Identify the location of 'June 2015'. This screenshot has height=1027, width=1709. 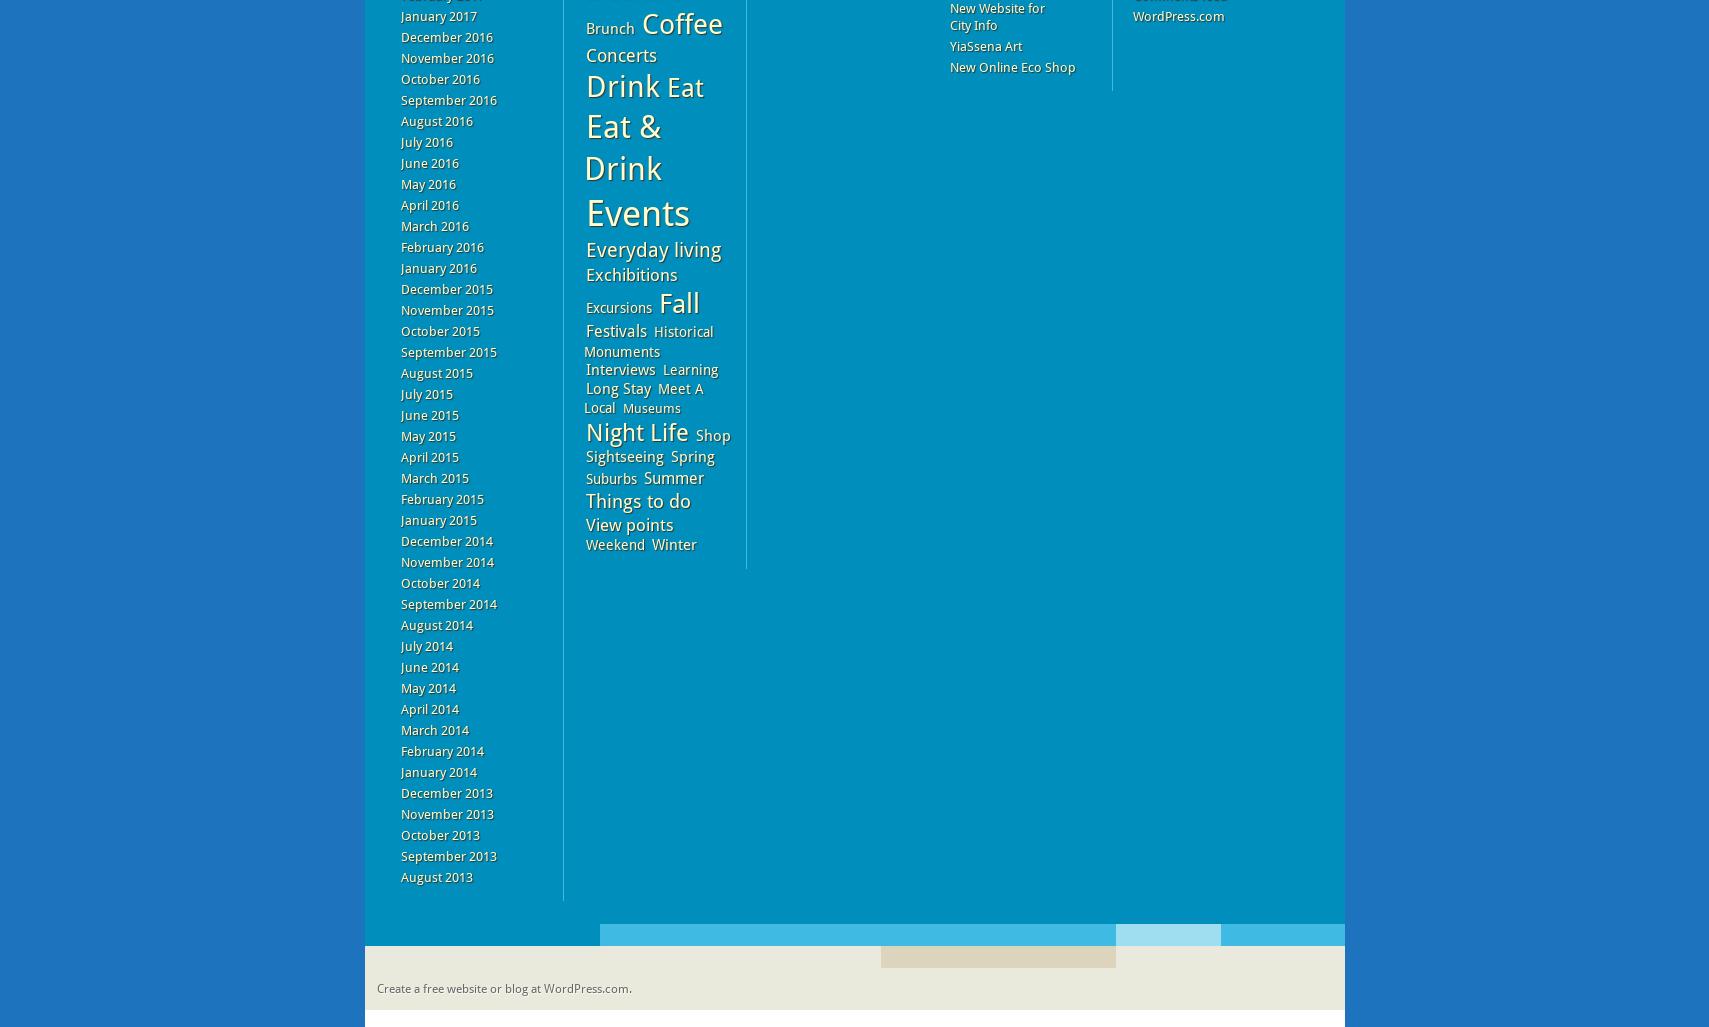
(428, 414).